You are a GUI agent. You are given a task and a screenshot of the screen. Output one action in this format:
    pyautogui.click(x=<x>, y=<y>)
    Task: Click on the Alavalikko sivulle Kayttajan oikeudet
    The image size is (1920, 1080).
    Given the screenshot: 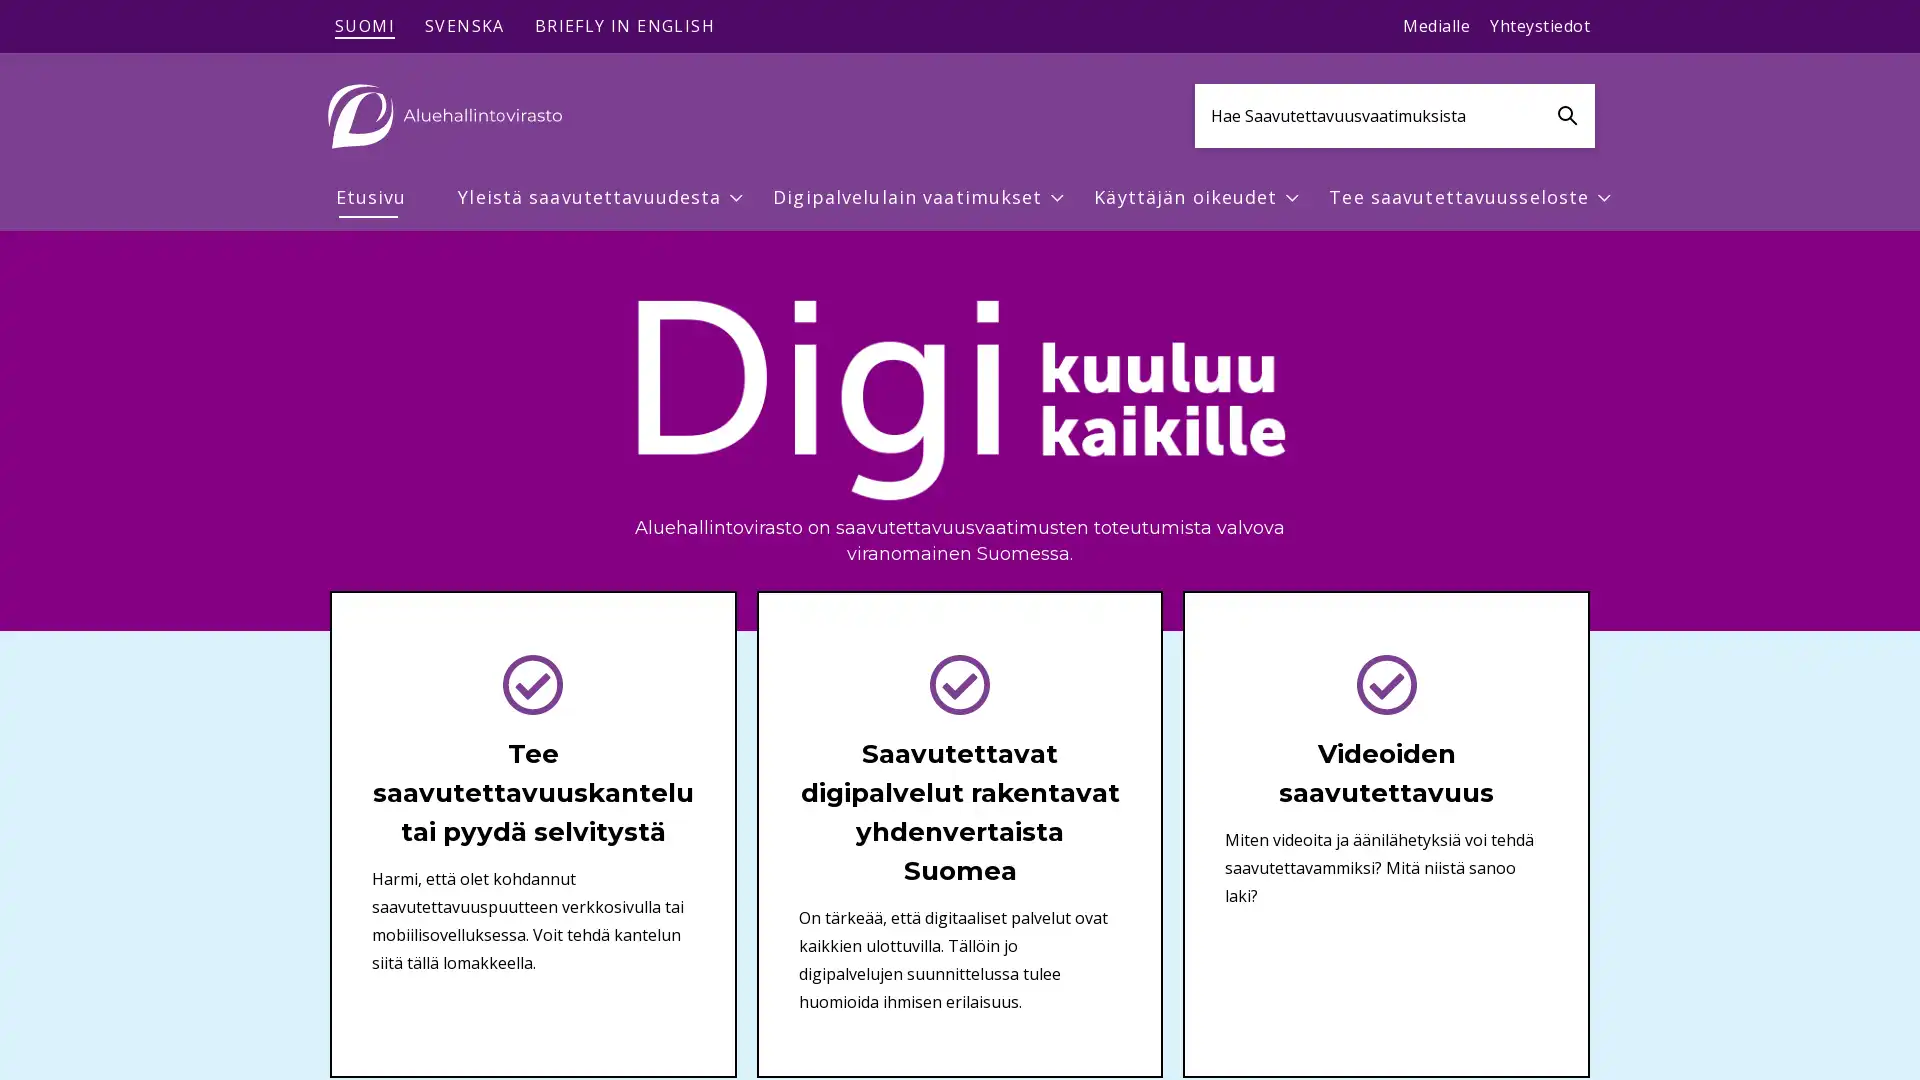 What is the action you would take?
    pyautogui.click(x=1292, y=197)
    